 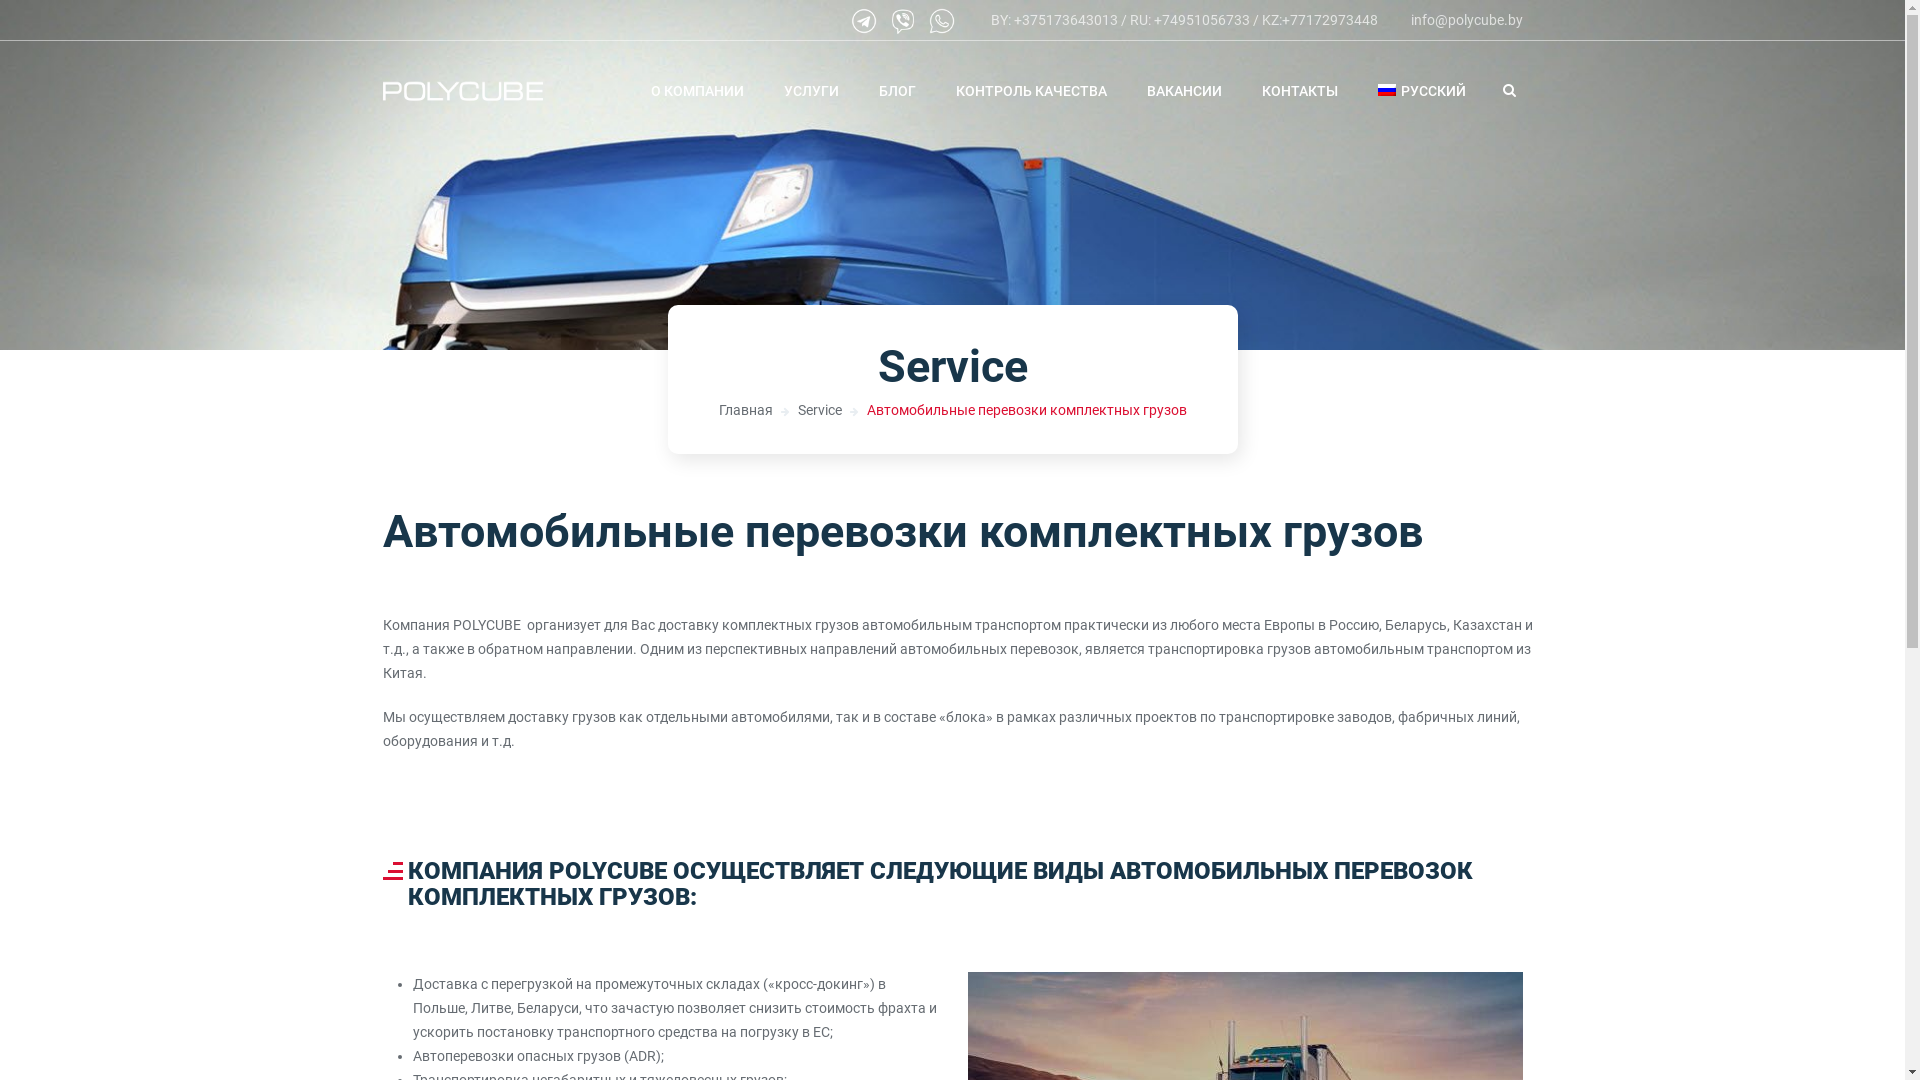 I want to click on 'BY: +375173643013 / RU: +74951056733 / KZ:+77172973448', so click(x=1183, y=19).